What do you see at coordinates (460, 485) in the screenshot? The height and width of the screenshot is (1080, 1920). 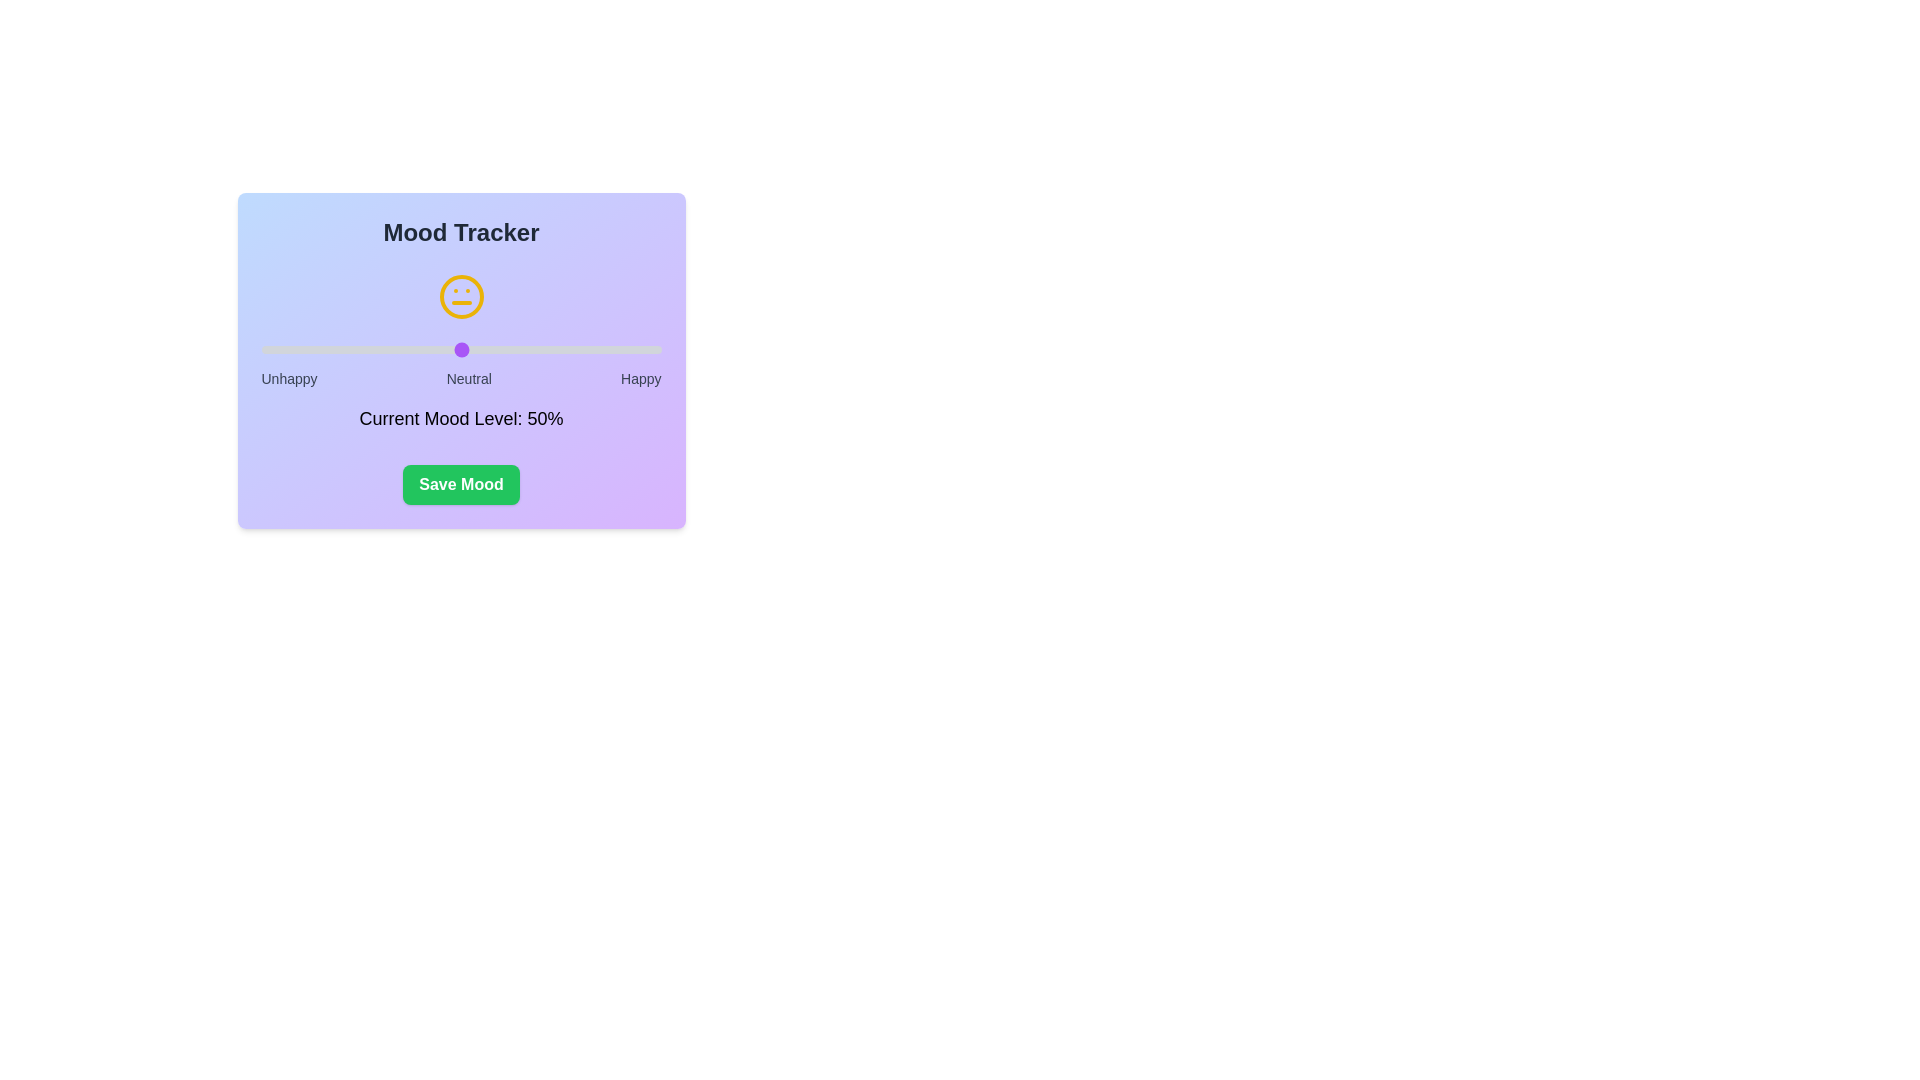 I see `'Save Mood' button to save the current mood level` at bounding box center [460, 485].